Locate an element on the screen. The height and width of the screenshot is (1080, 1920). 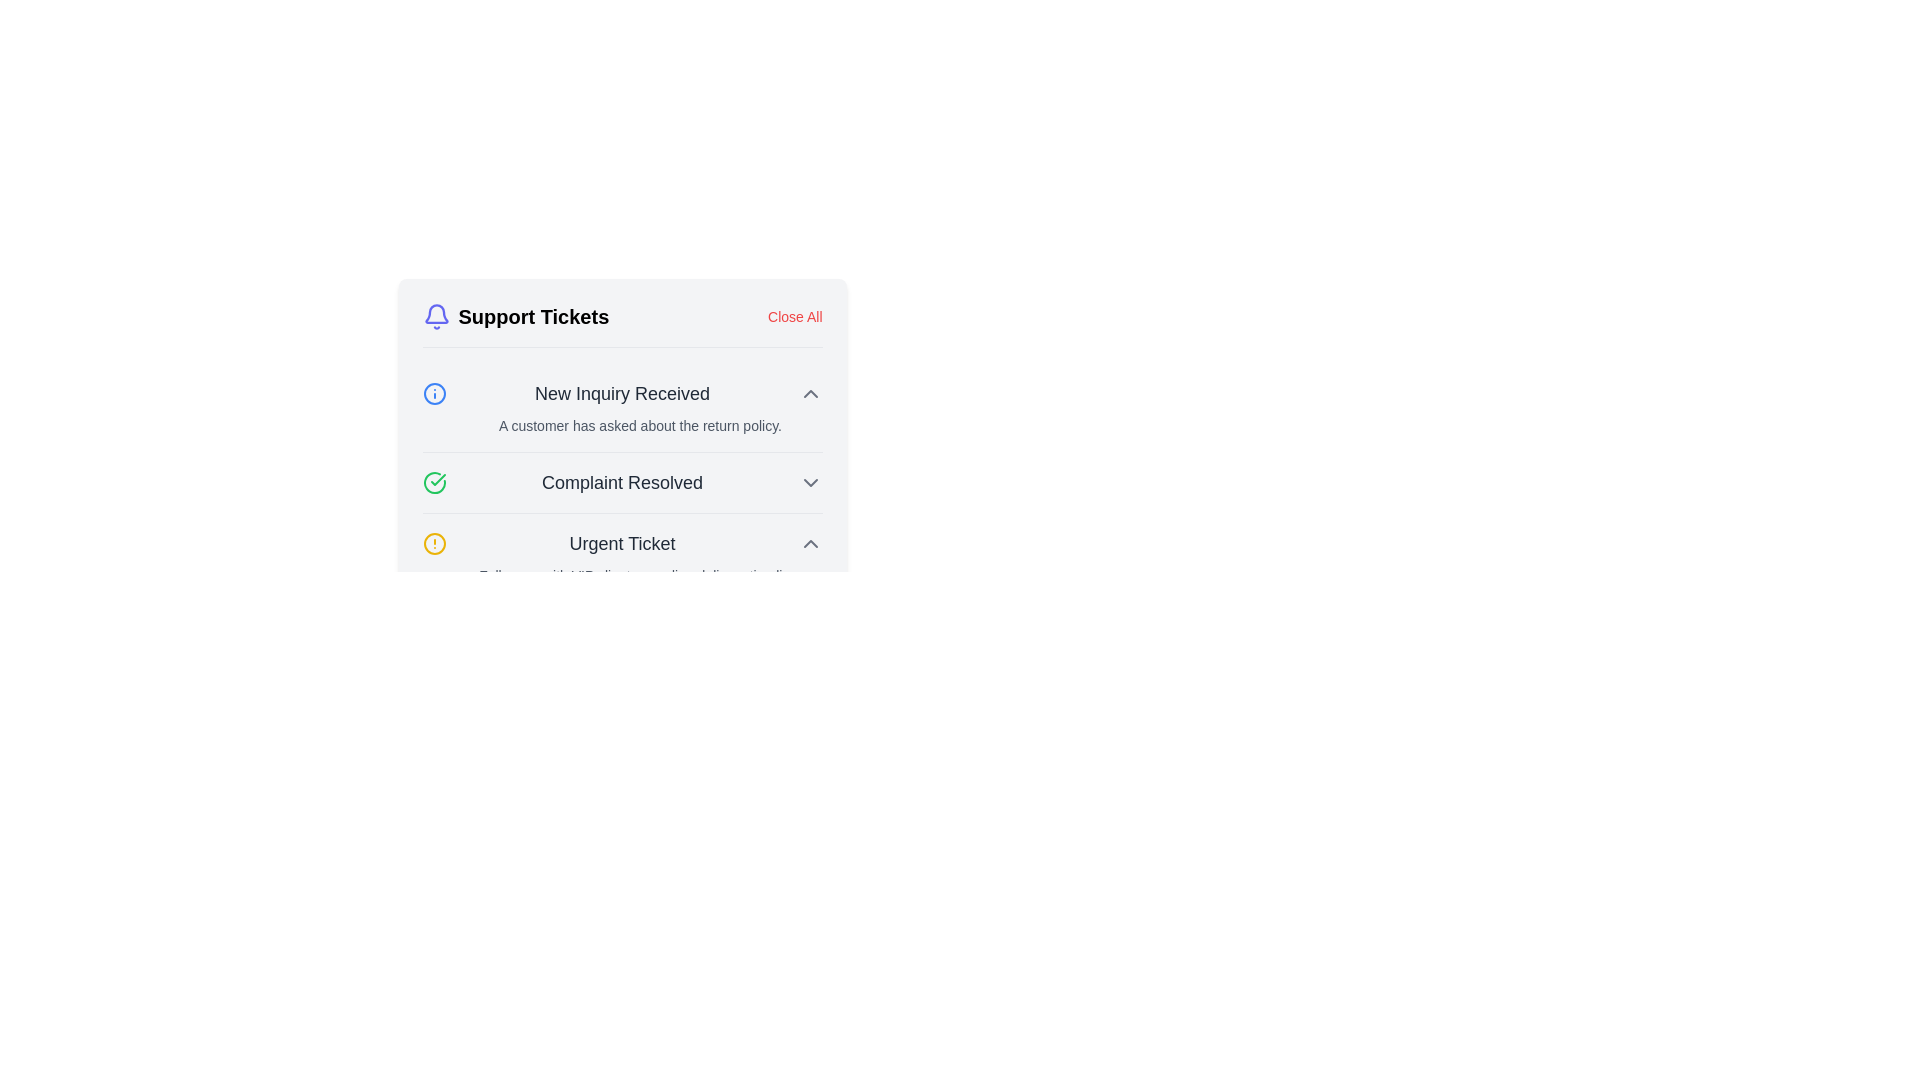
the first item in the notification list that provides details about a new customer inquiry, which is a collapsible item positioned above similar items labeled 'Complaint Resolved' and 'Urgent Ticket' is located at coordinates (621, 407).